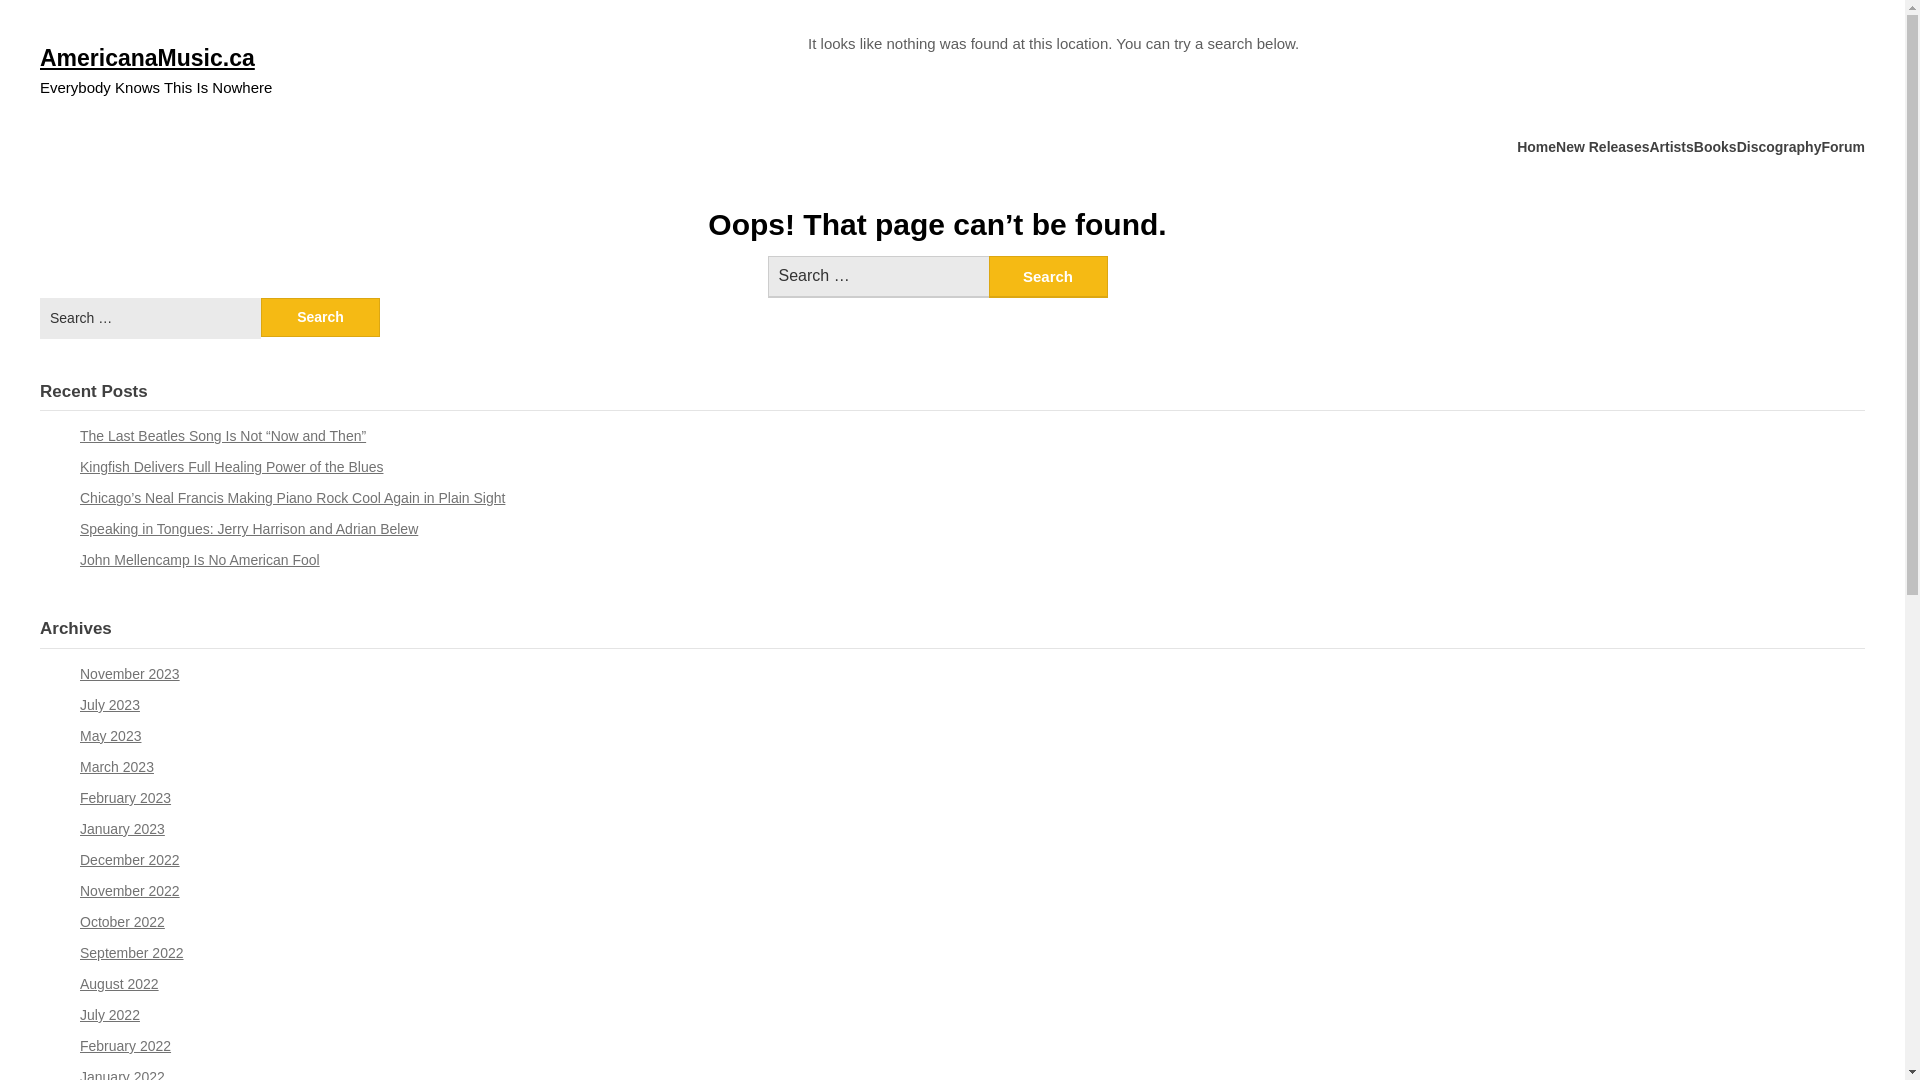 This screenshot has height=1080, width=1920. Describe the element at coordinates (1535, 146) in the screenshot. I see `'Home'` at that location.